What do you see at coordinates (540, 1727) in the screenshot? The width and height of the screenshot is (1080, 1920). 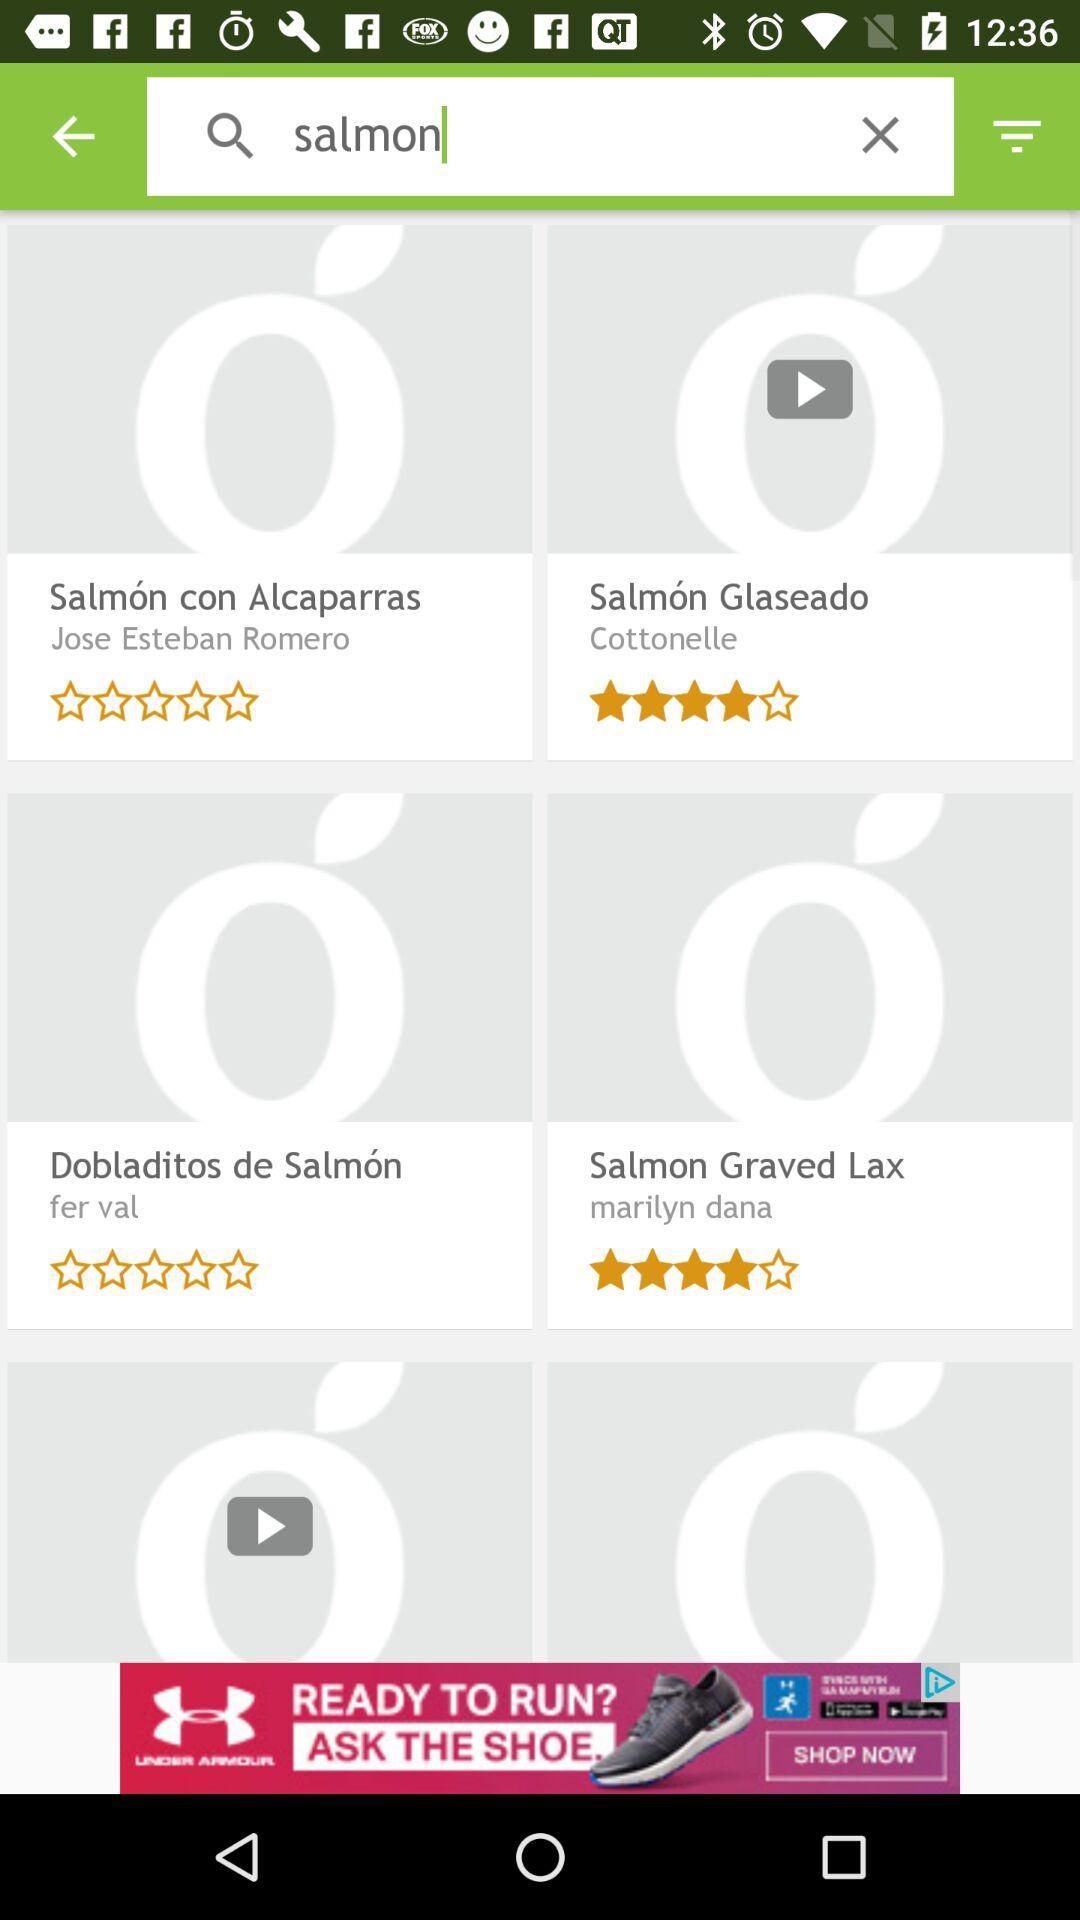 I see `share the article` at bounding box center [540, 1727].